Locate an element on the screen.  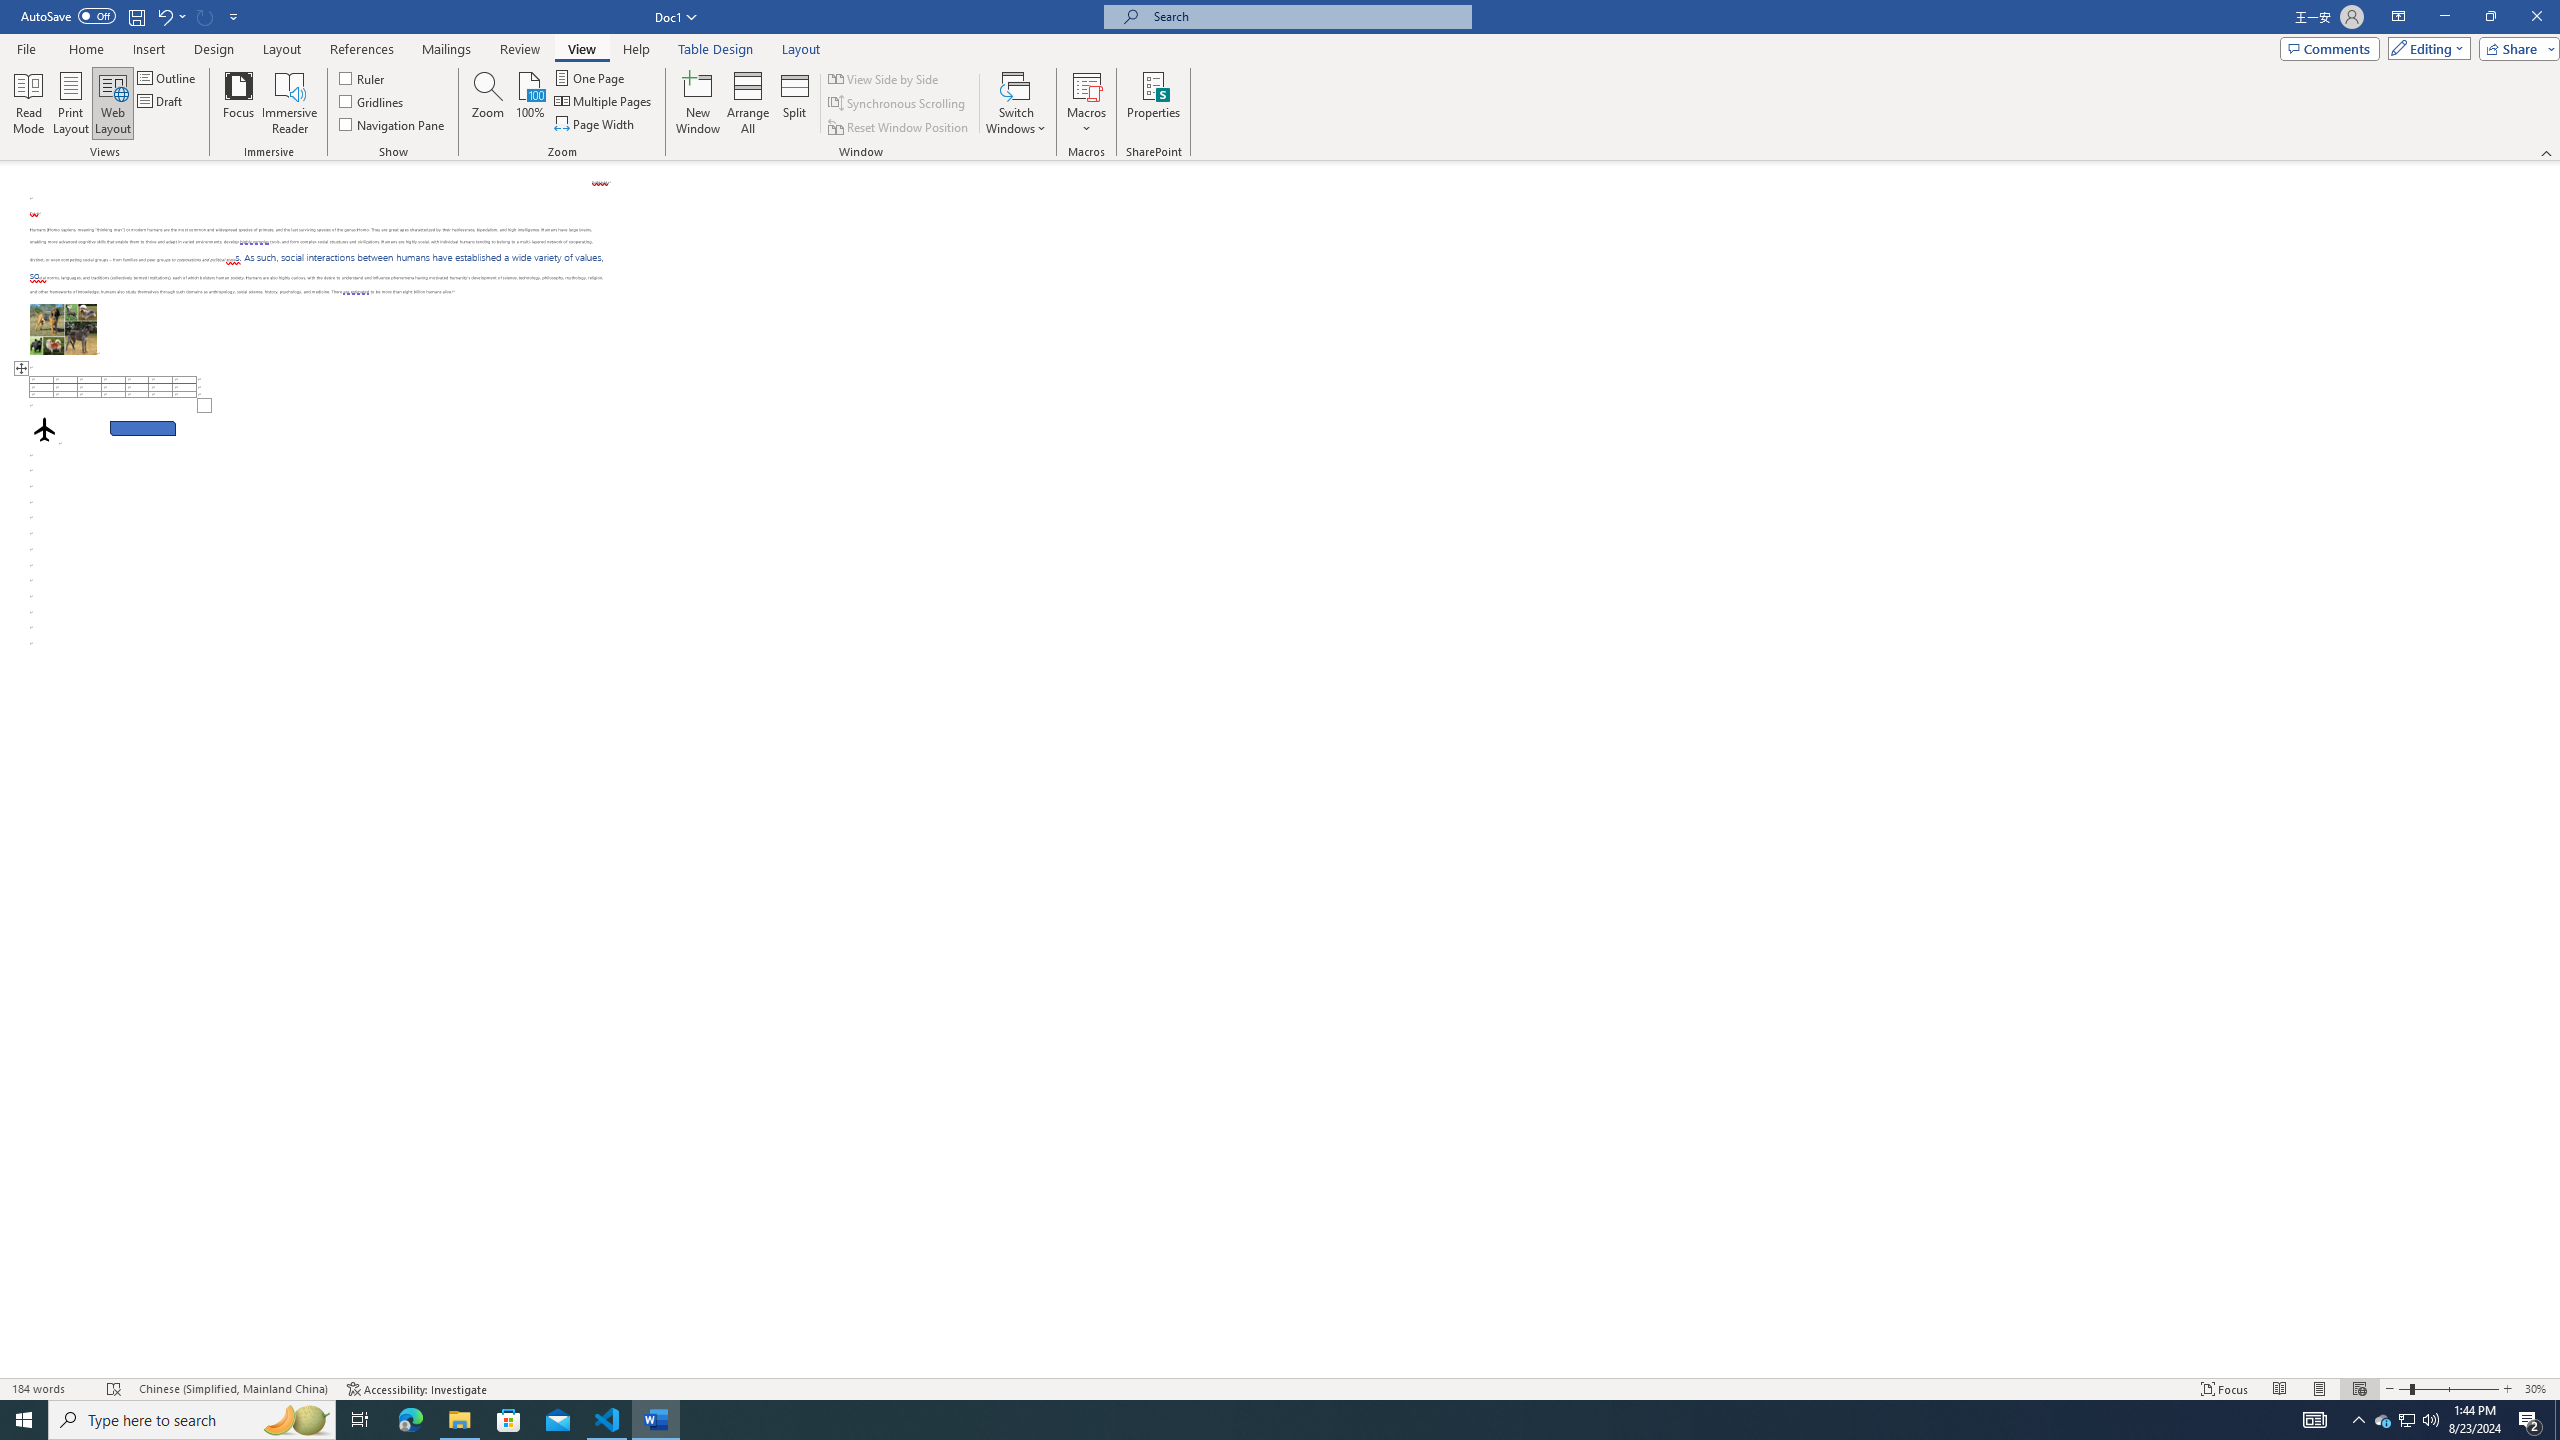
'Navigation Pane' is located at coordinates (391, 122).